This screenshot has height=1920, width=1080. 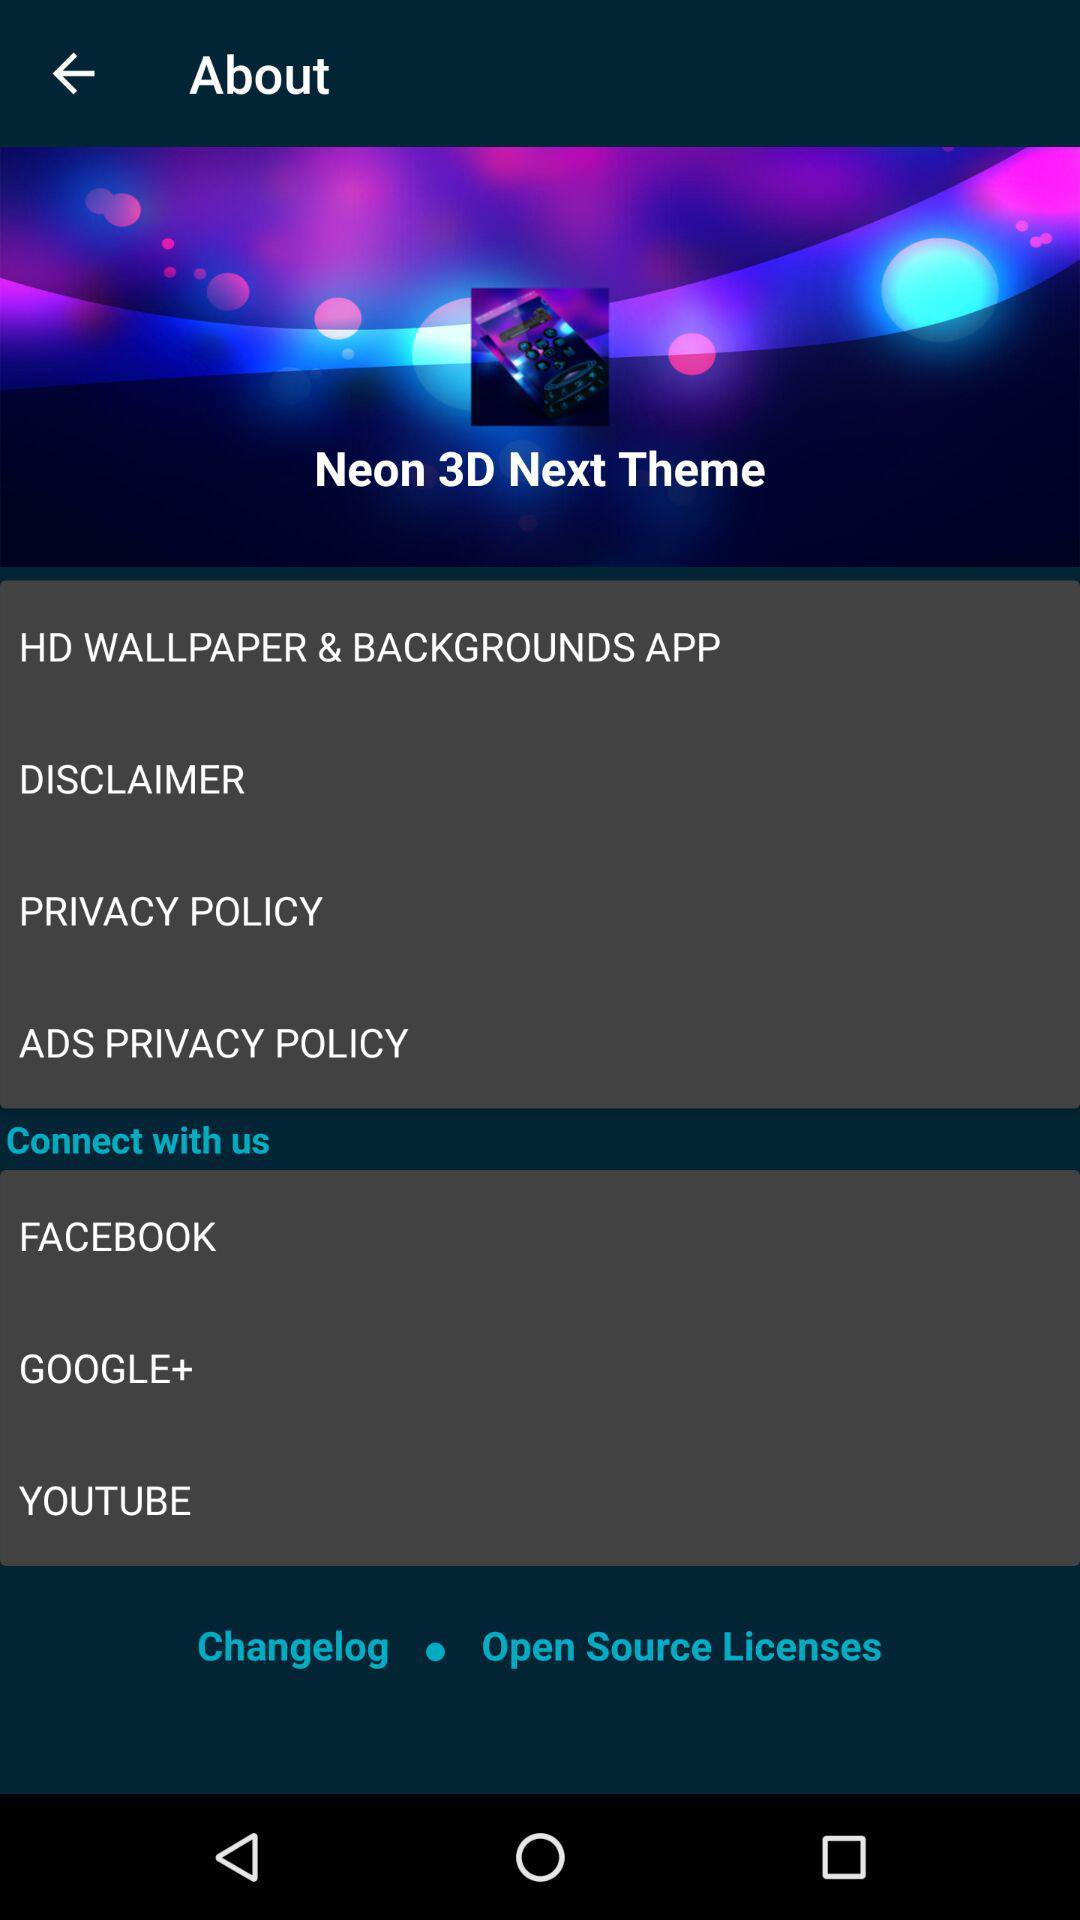 What do you see at coordinates (540, 1234) in the screenshot?
I see `the item below connect with us icon` at bounding box center [540, 1234].